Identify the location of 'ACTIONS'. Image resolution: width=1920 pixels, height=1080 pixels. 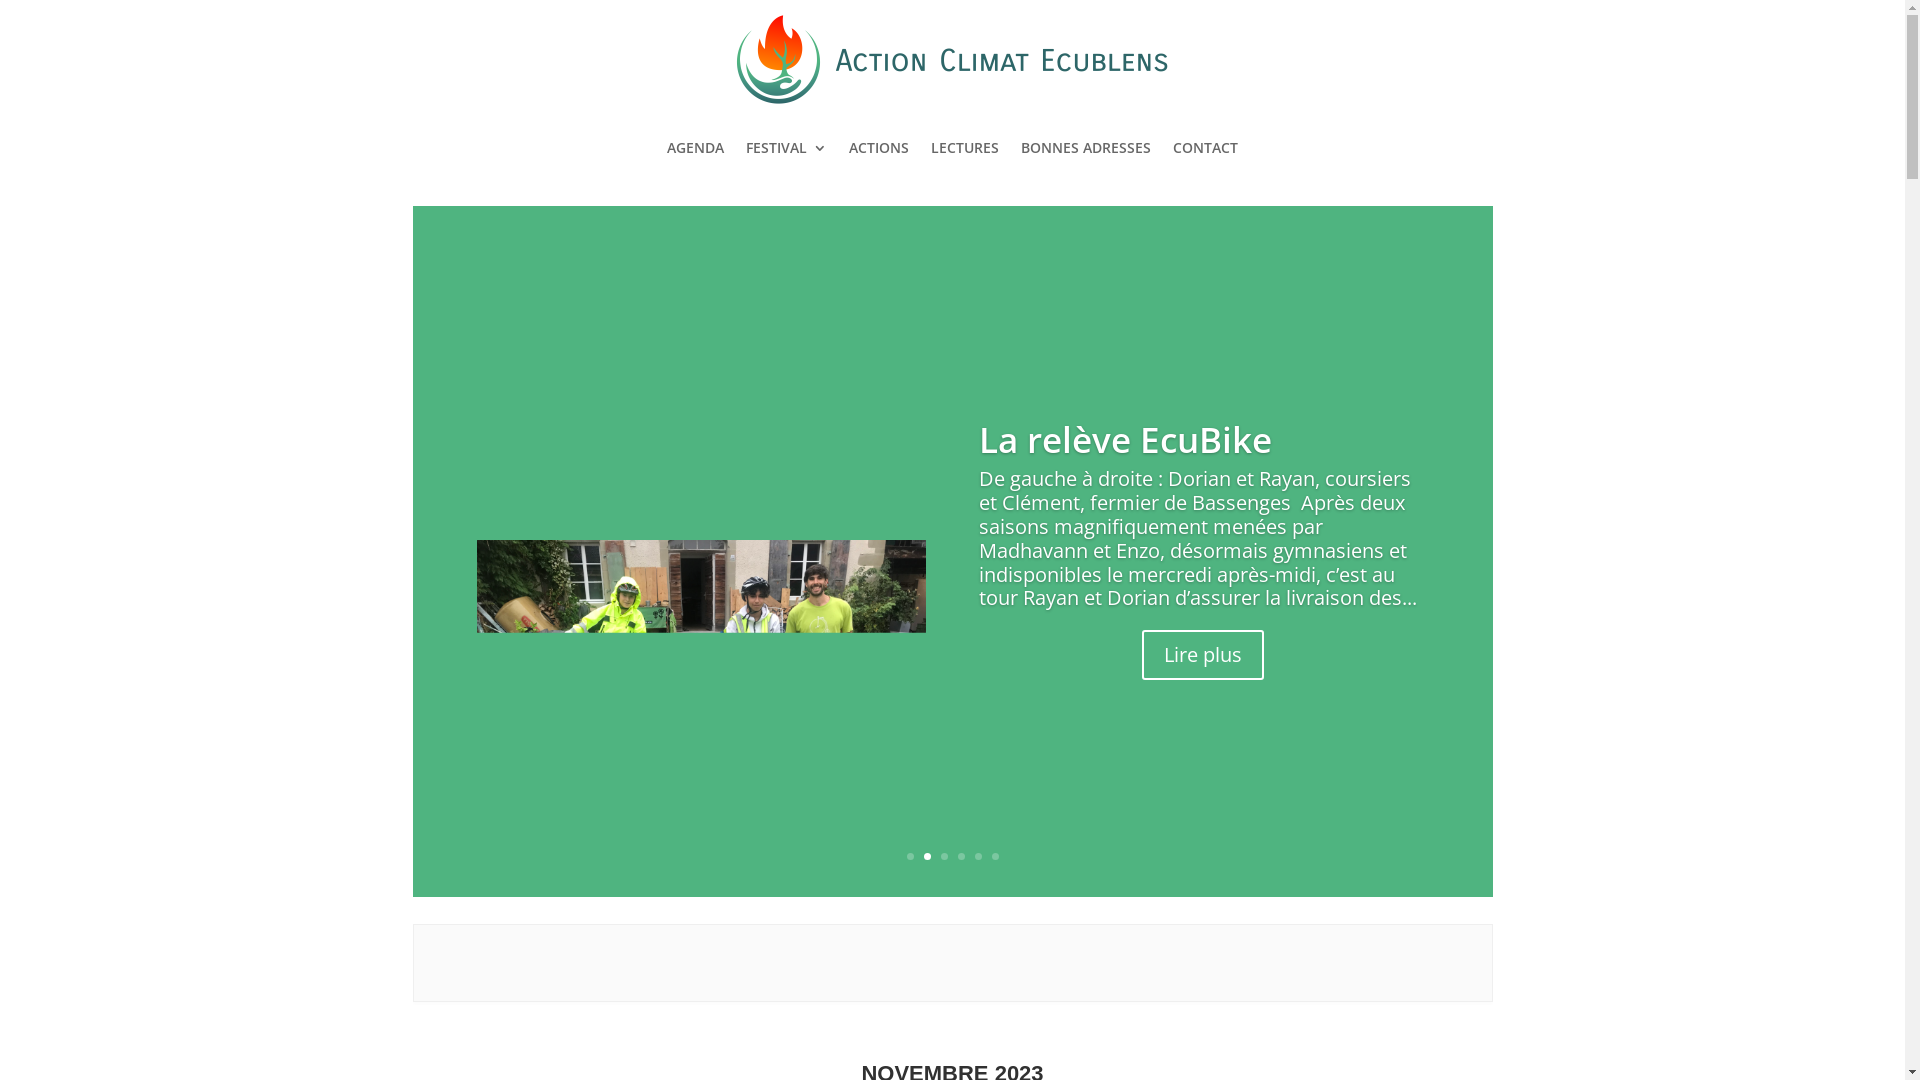
(878, 146).